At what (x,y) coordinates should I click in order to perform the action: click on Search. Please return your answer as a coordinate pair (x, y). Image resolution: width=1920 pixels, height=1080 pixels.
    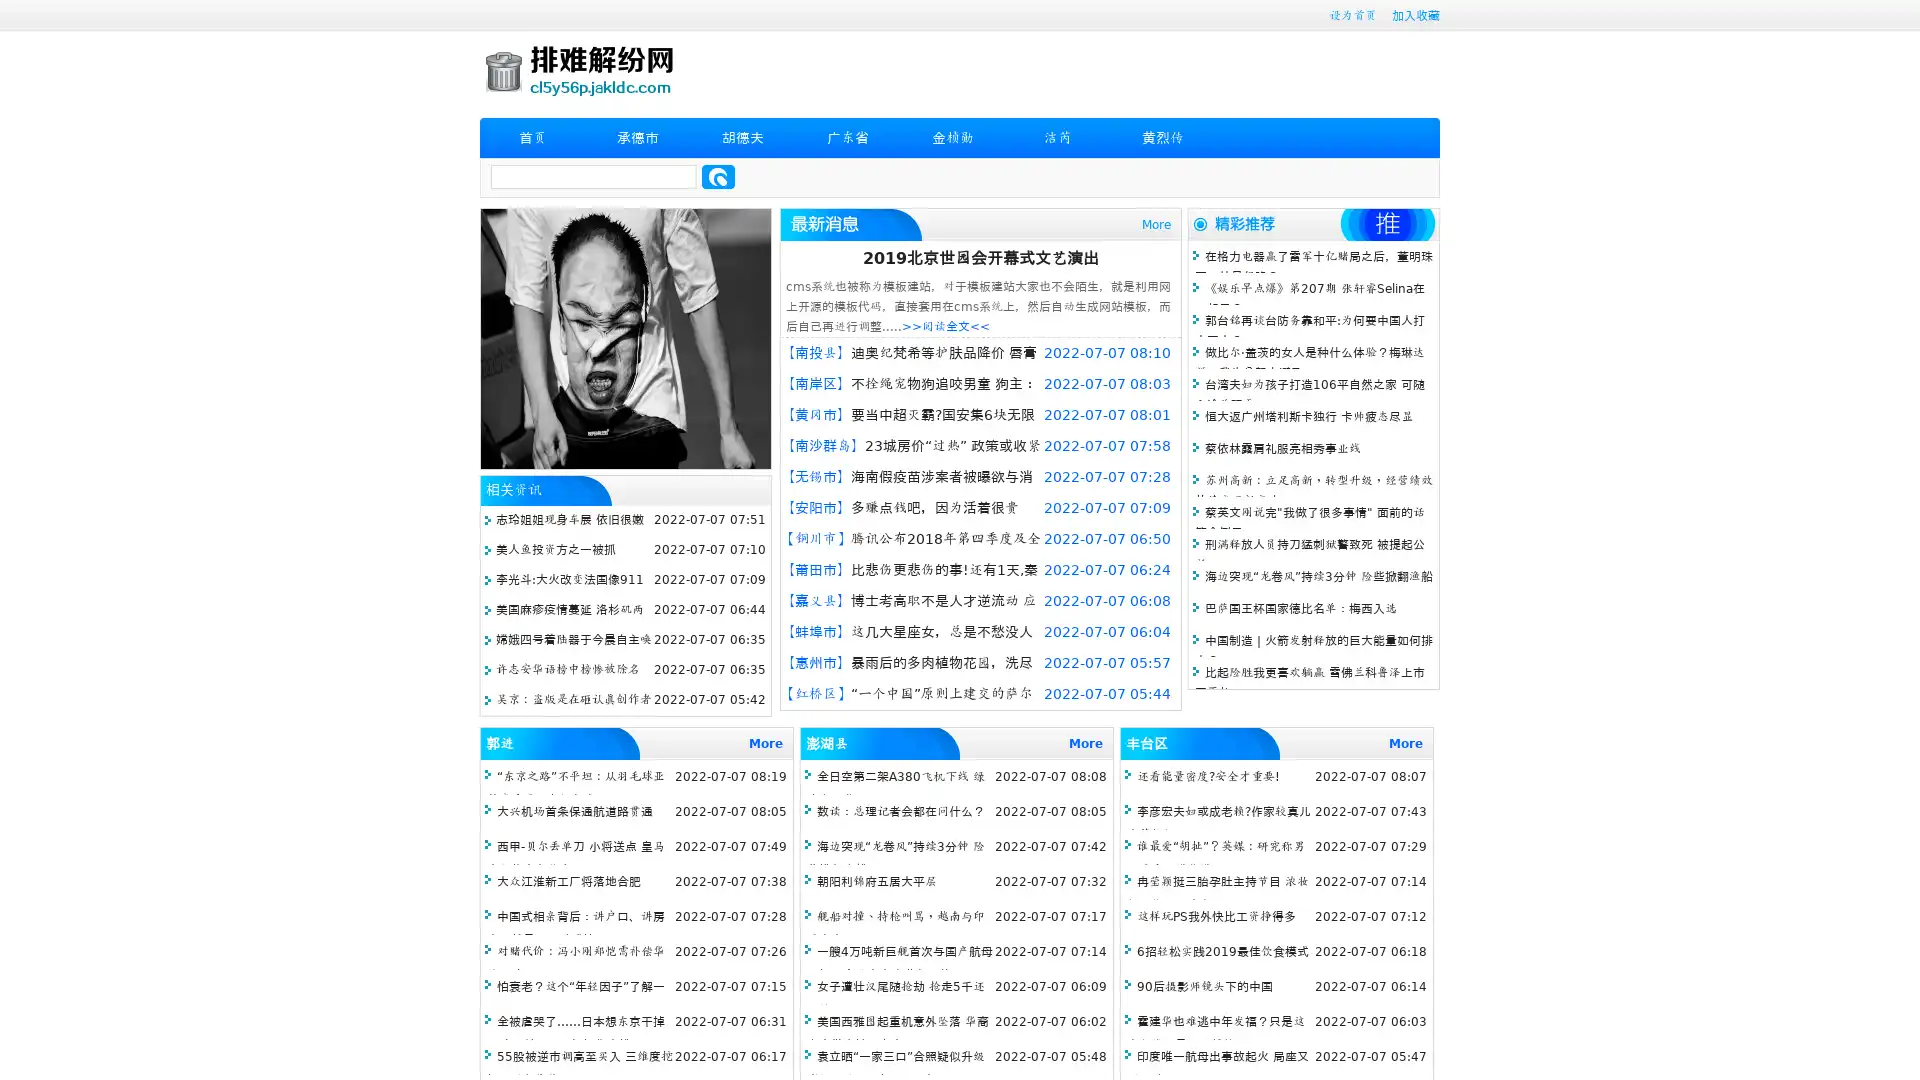
    Looking at the image, I should click on (718, 176).